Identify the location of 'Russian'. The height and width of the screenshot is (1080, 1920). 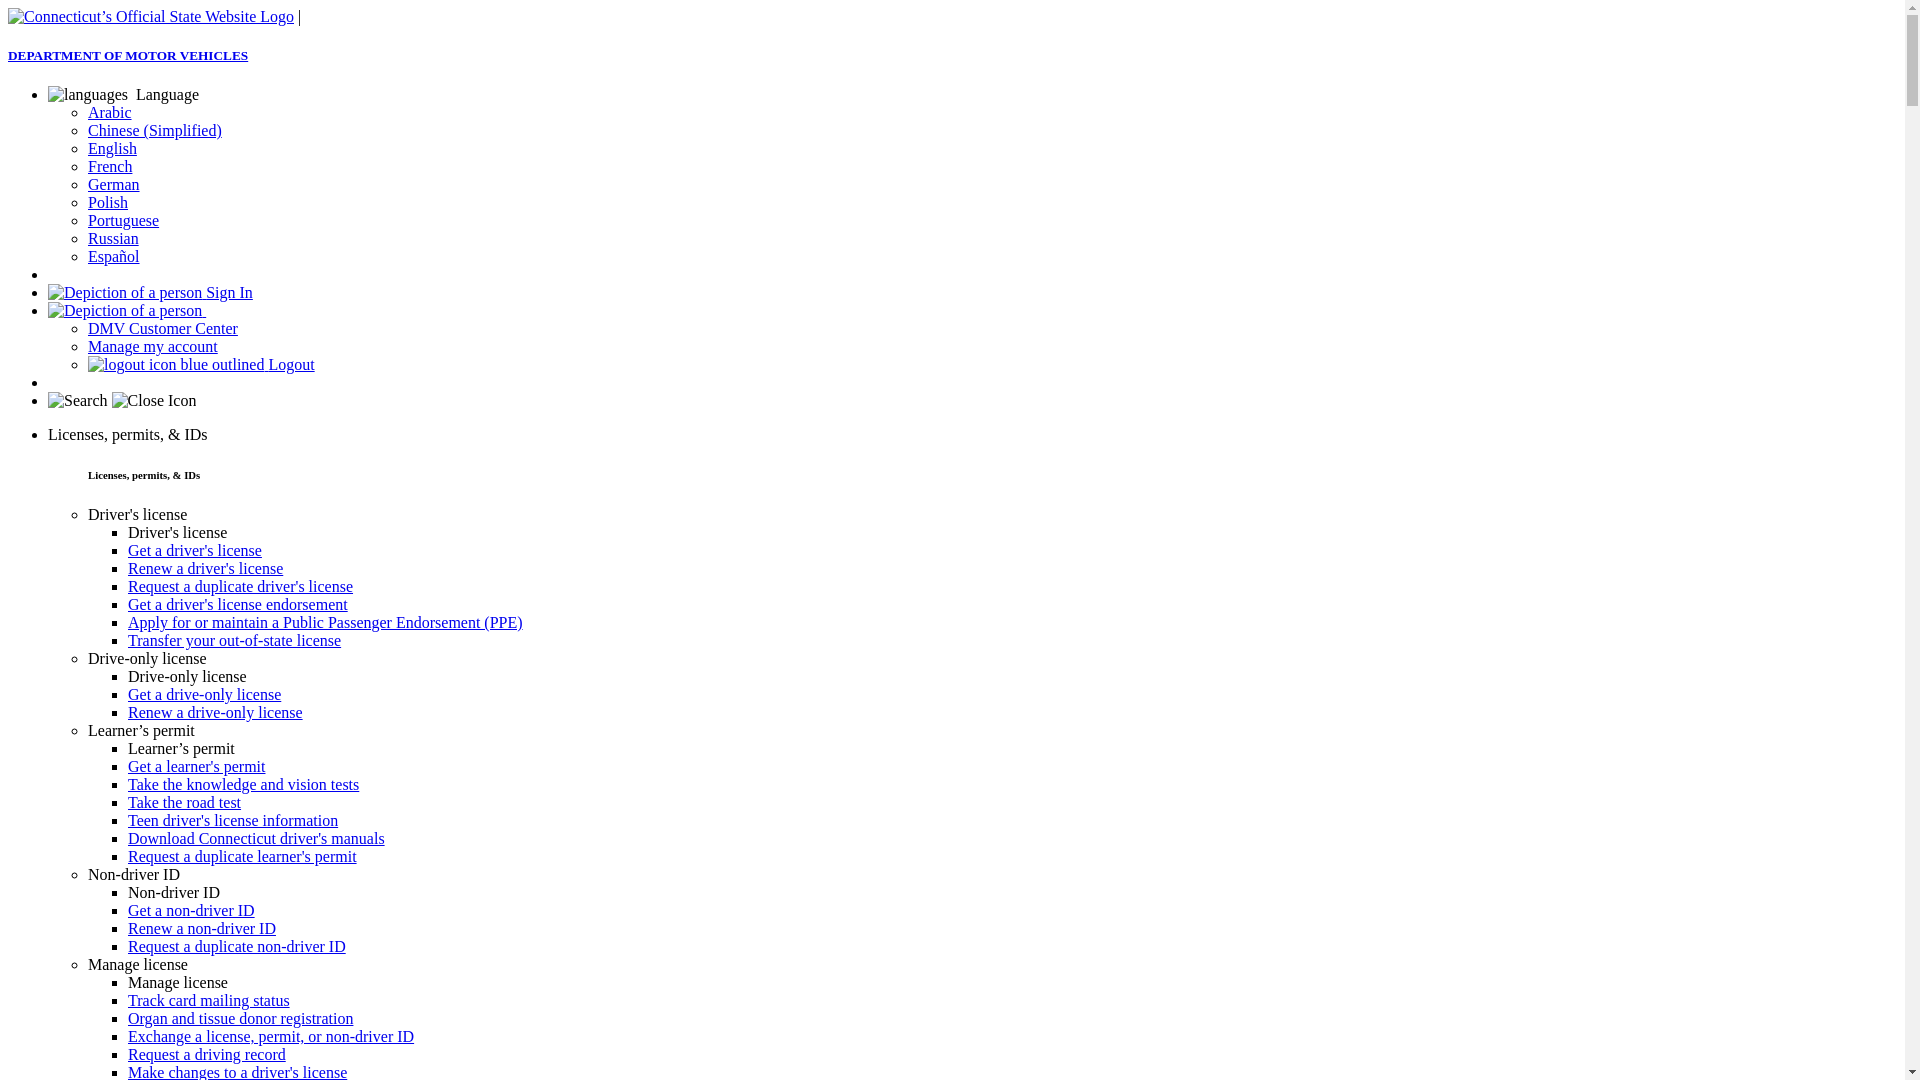
(86, 237).